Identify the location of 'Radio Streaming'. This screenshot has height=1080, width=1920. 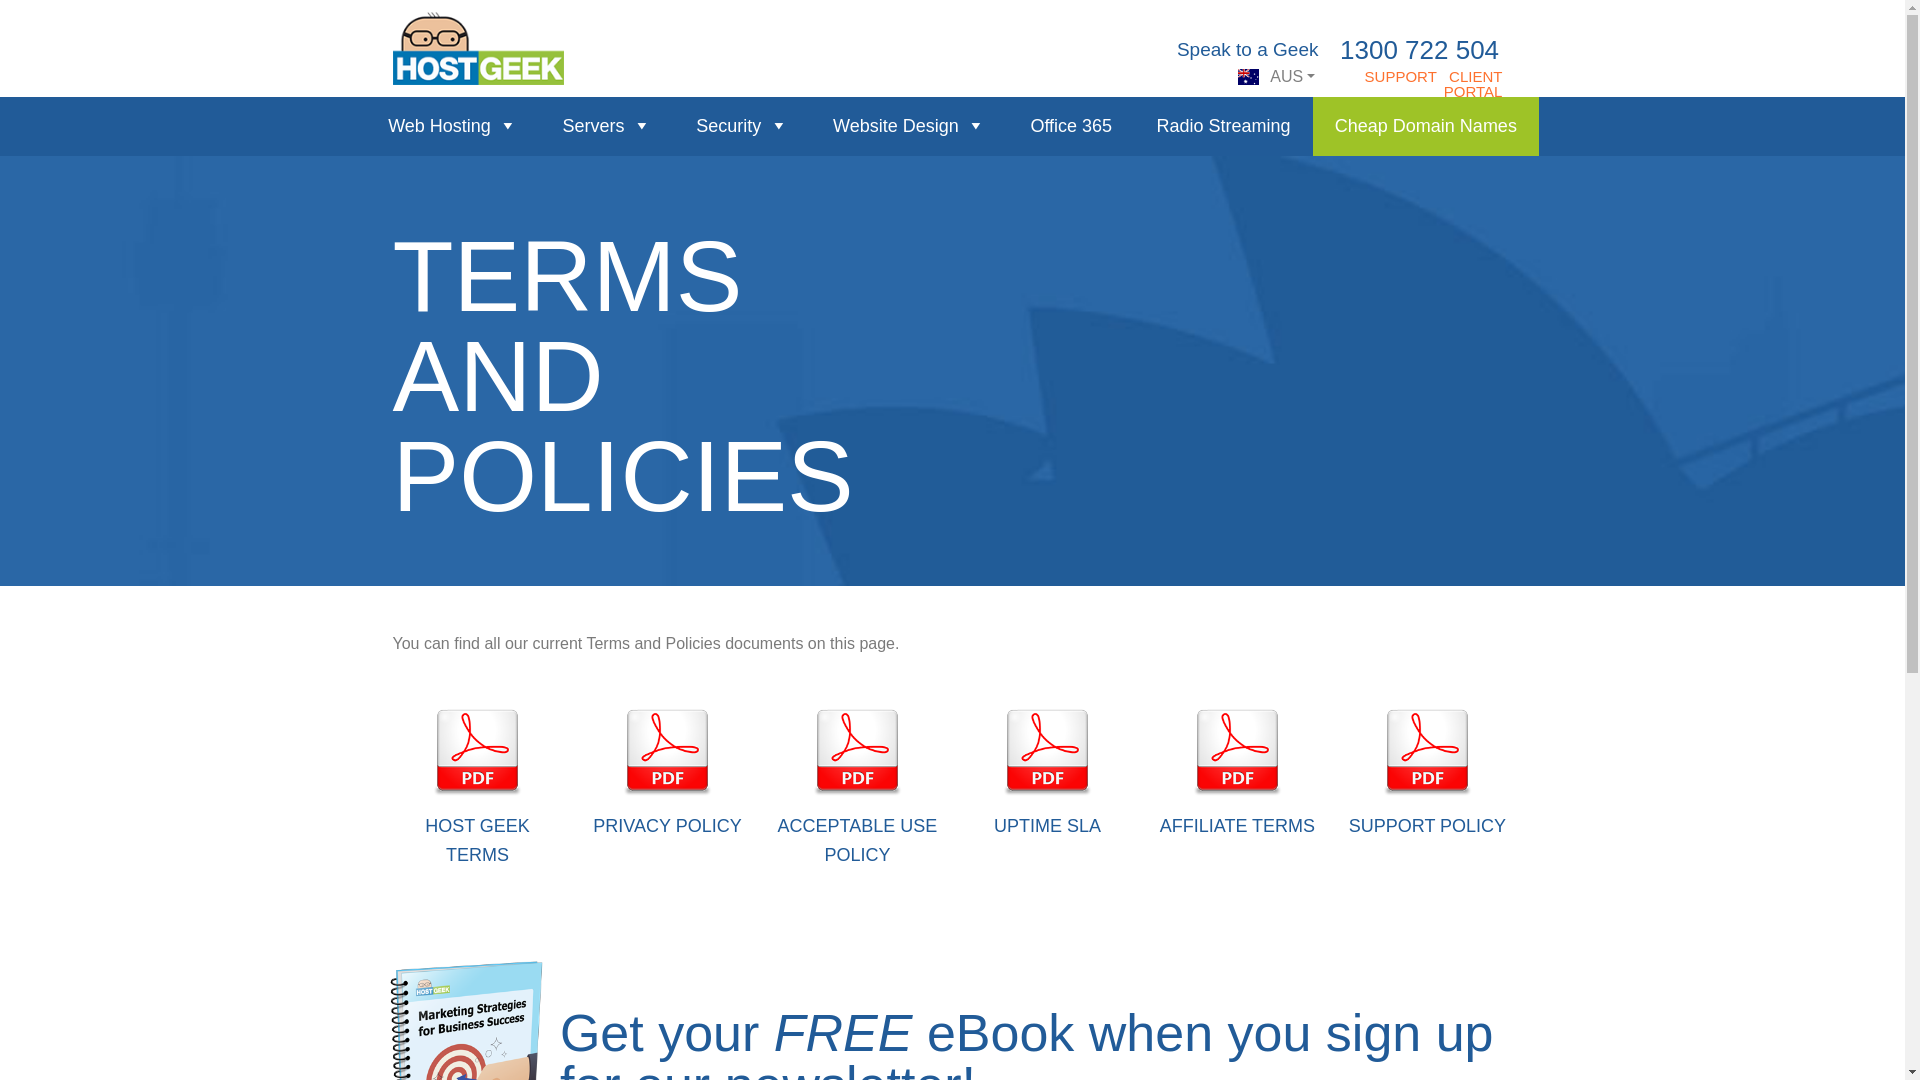
(1222, 126).